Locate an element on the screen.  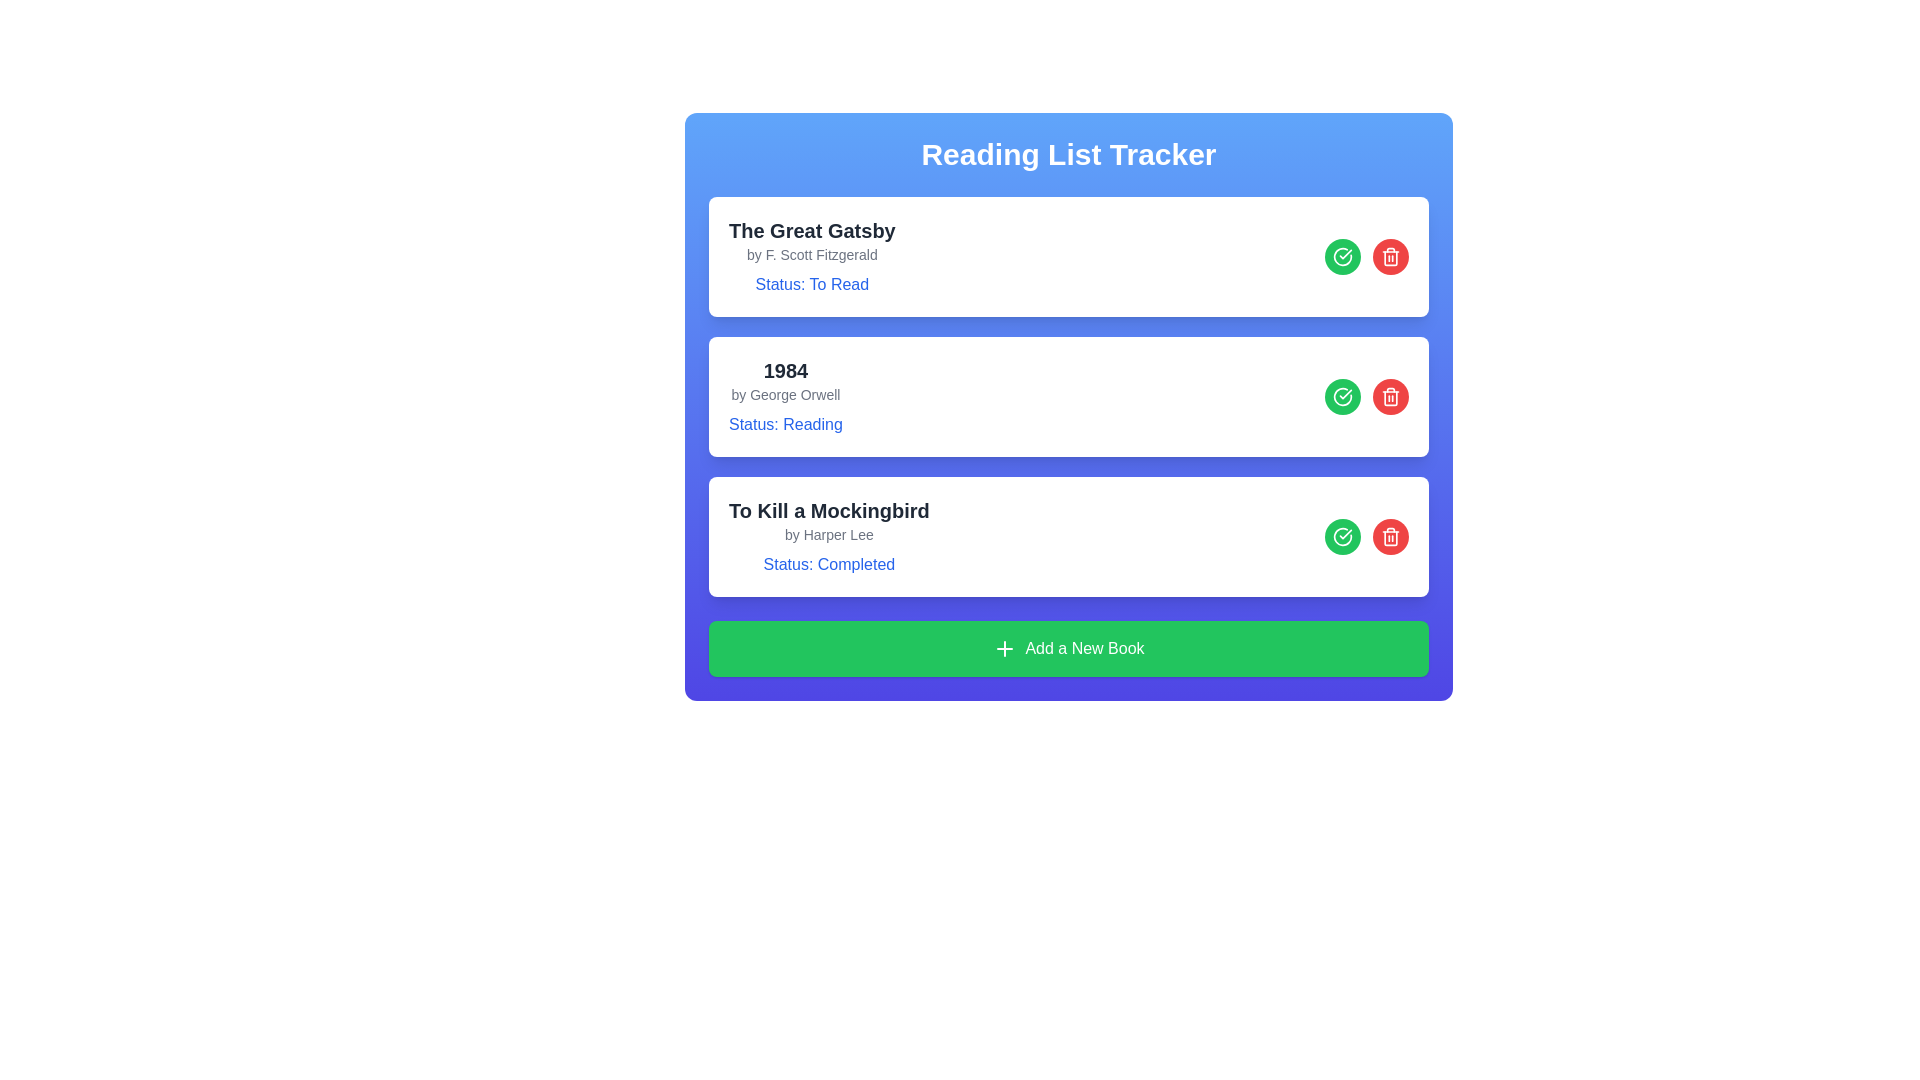
the confirmation button located in the top-right area of the 'To Kill a Mockingbird' book card is located at coordinates (1343, 535).